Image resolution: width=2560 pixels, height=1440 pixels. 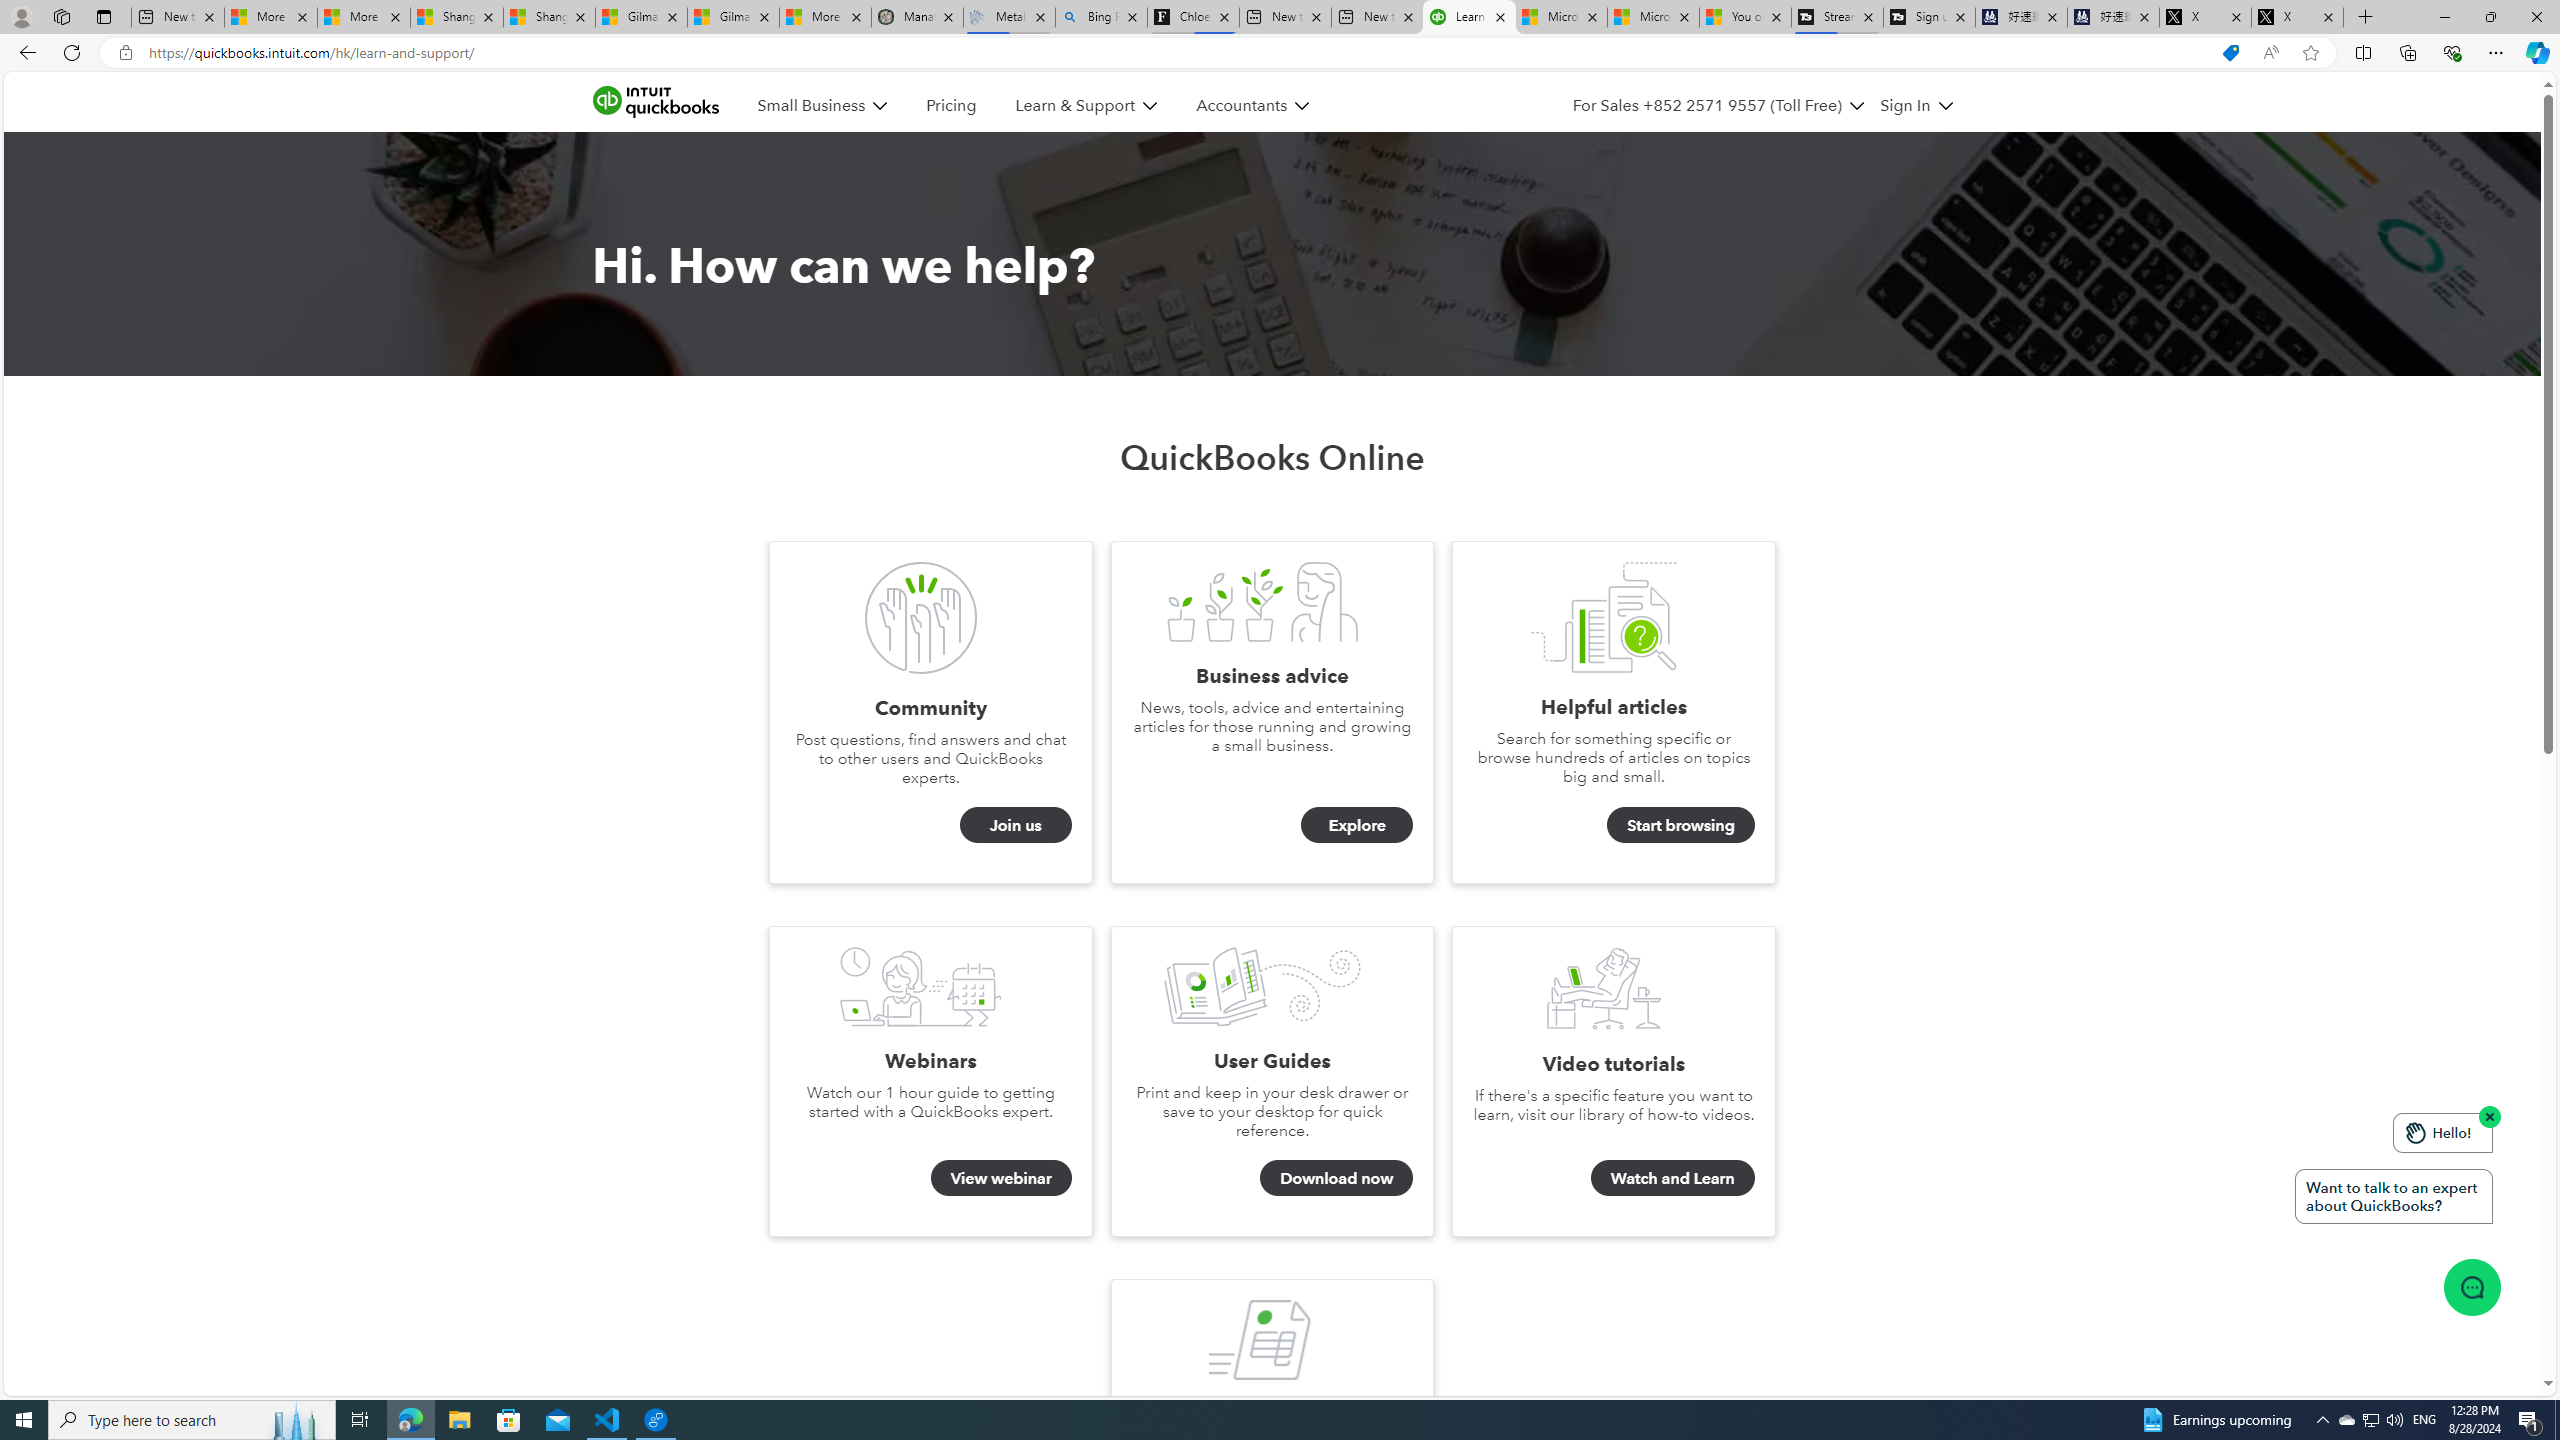 I want to click on 'Learn & Support', so click(x=1084, y=106).